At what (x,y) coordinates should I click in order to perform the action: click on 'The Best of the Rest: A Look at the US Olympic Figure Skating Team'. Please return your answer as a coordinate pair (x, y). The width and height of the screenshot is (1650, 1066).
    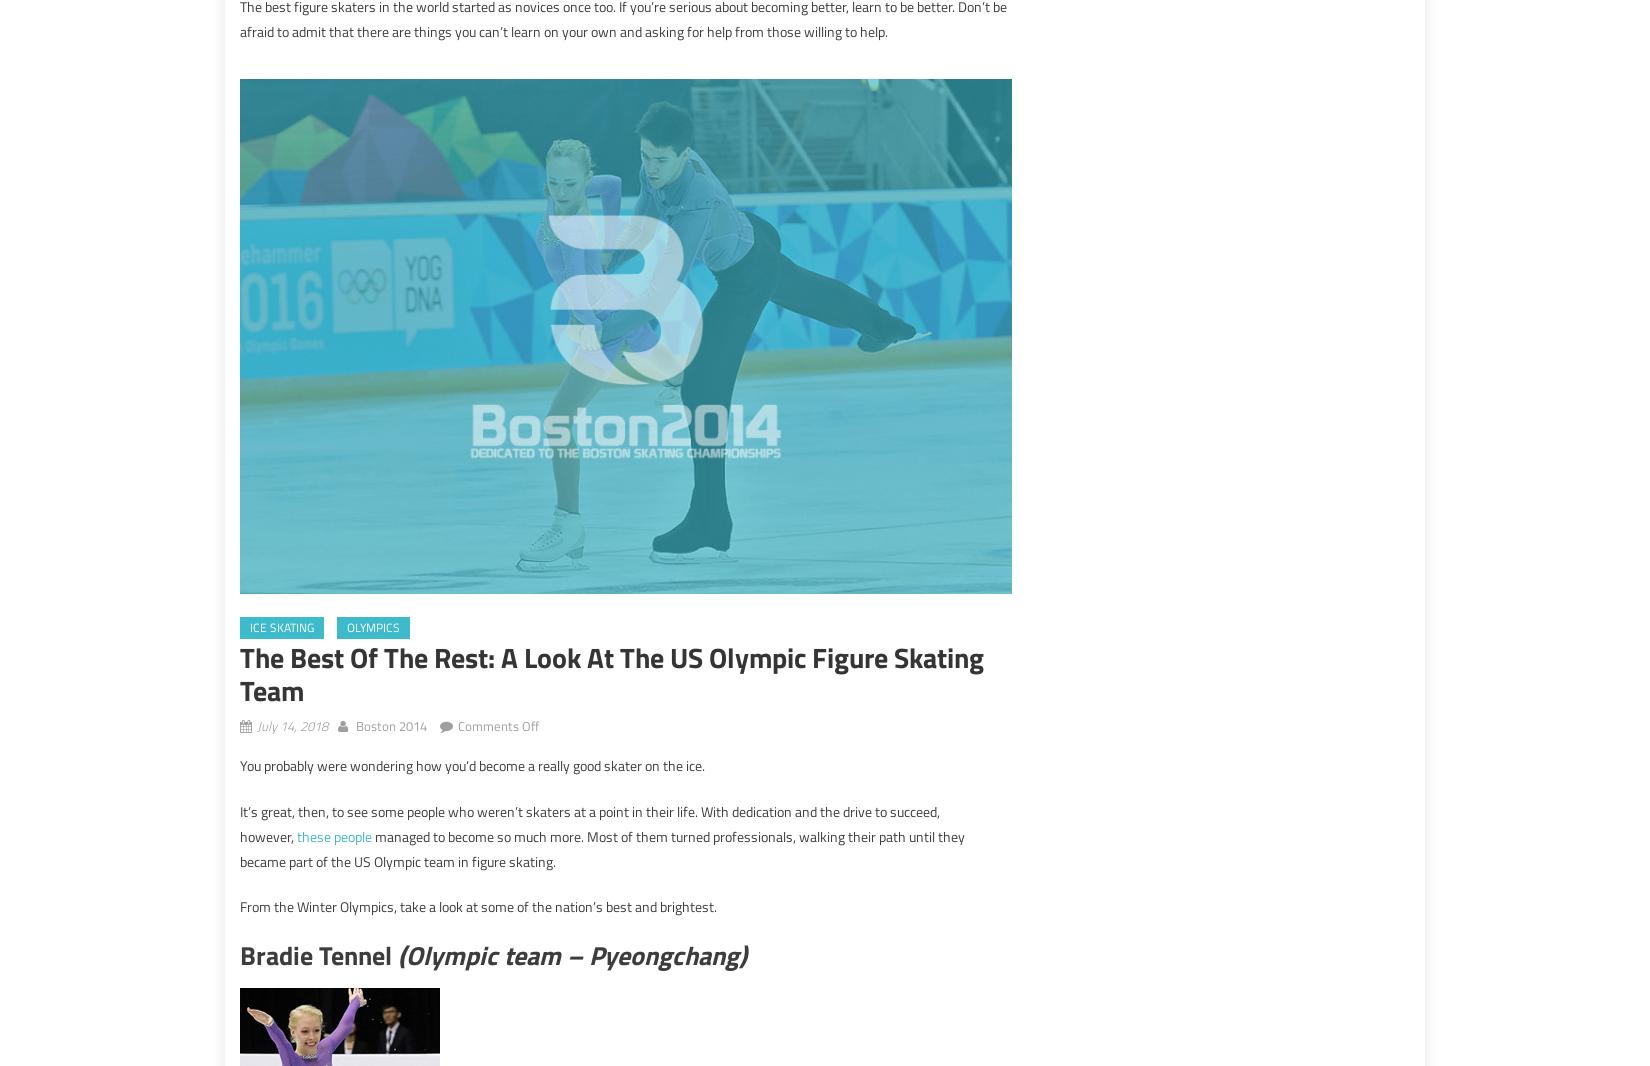
    Looking at the image, I should click on (610, 672).